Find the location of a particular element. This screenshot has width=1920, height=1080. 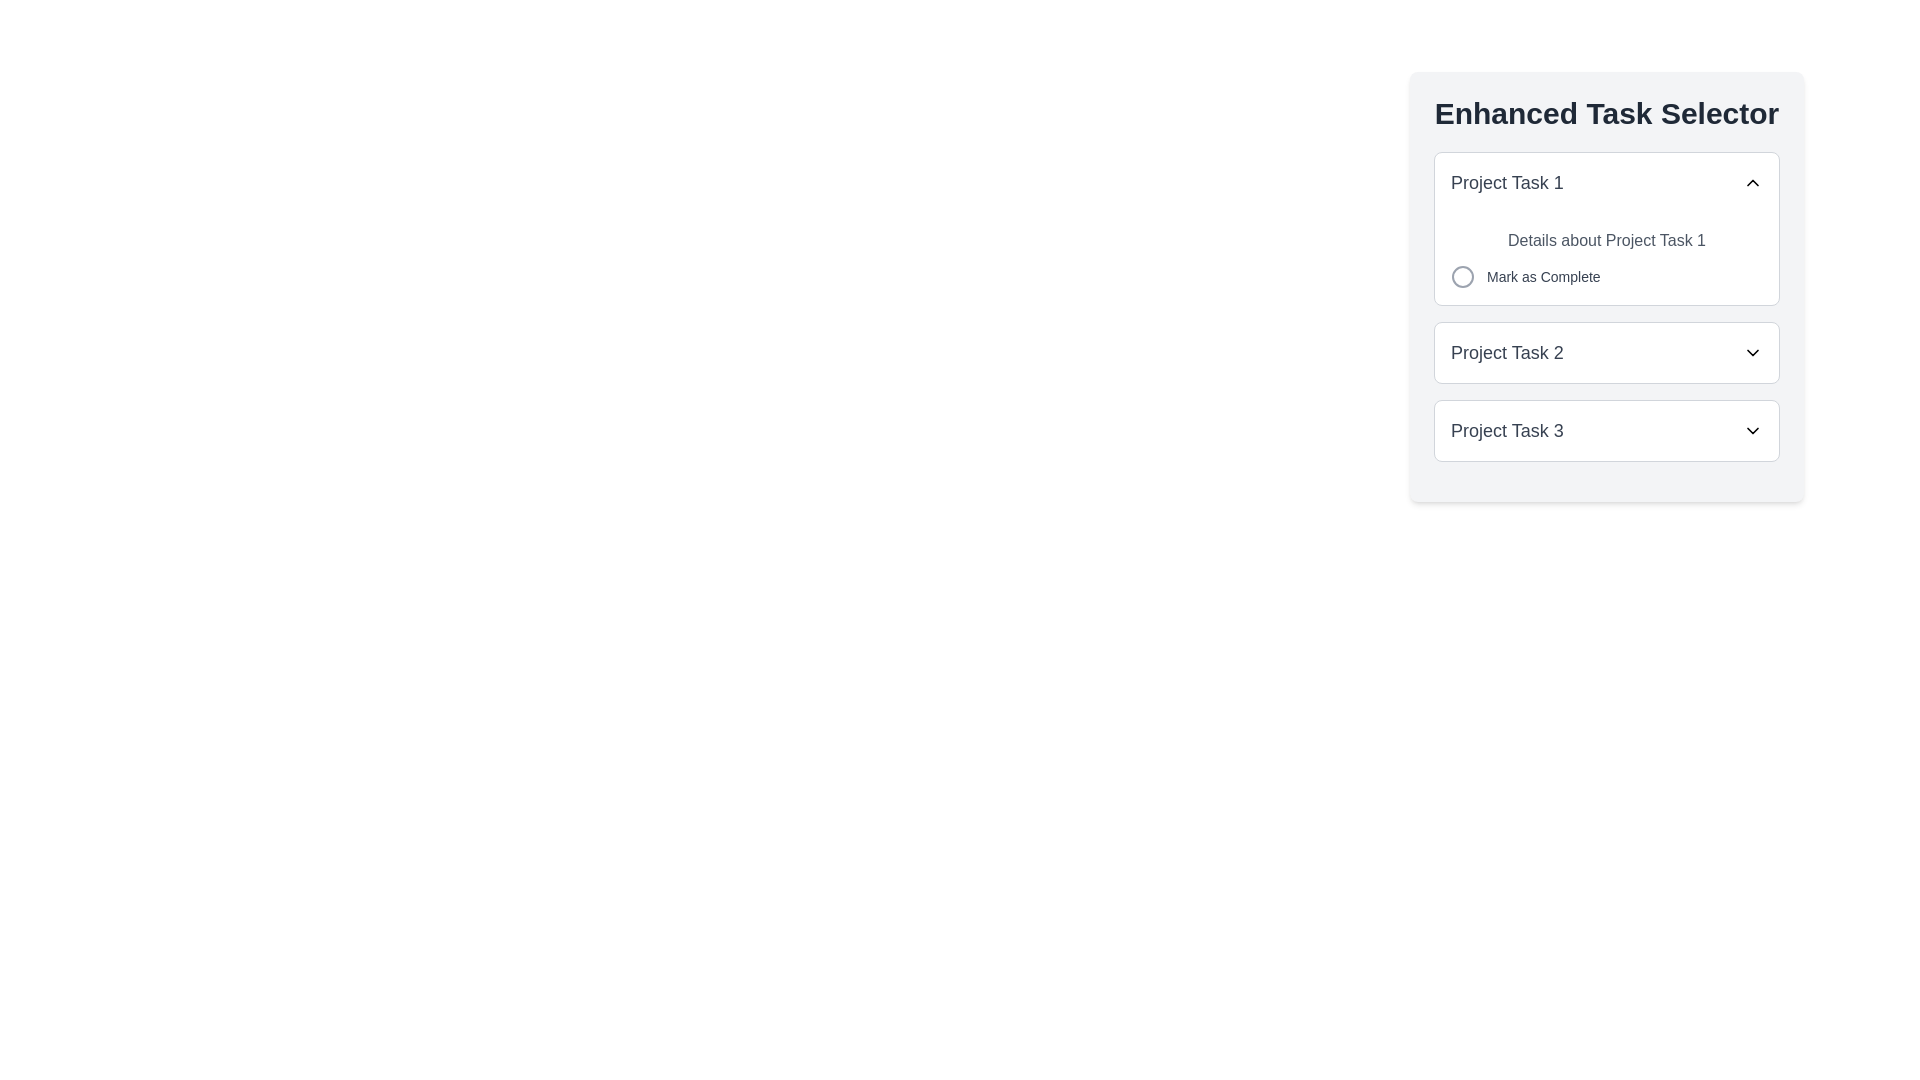

the text label reading 'Project Task 1' is located at coordinates (1507, 182).